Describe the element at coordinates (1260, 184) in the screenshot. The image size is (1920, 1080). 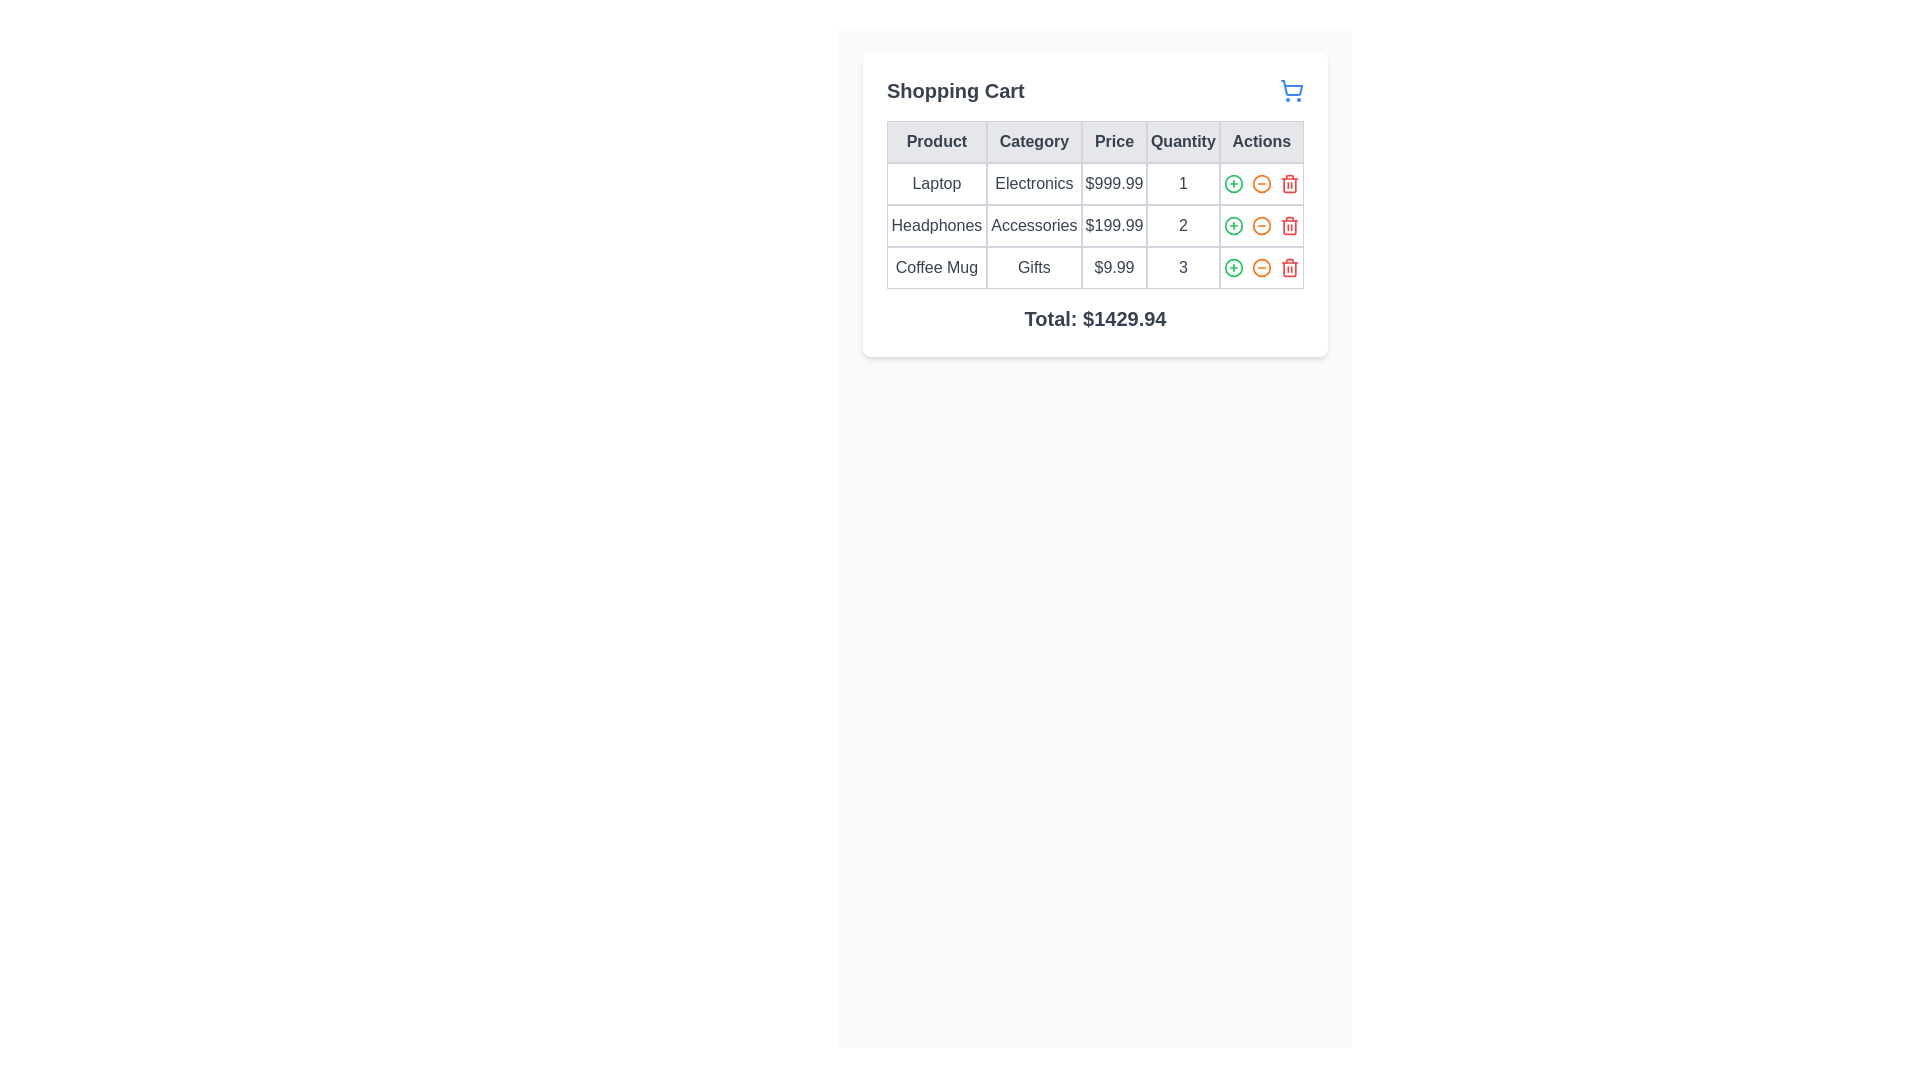
I see `the button in the 'Actions' column of the shopping cart table to decrease the quantity of the 'Laptop' item` at that location.